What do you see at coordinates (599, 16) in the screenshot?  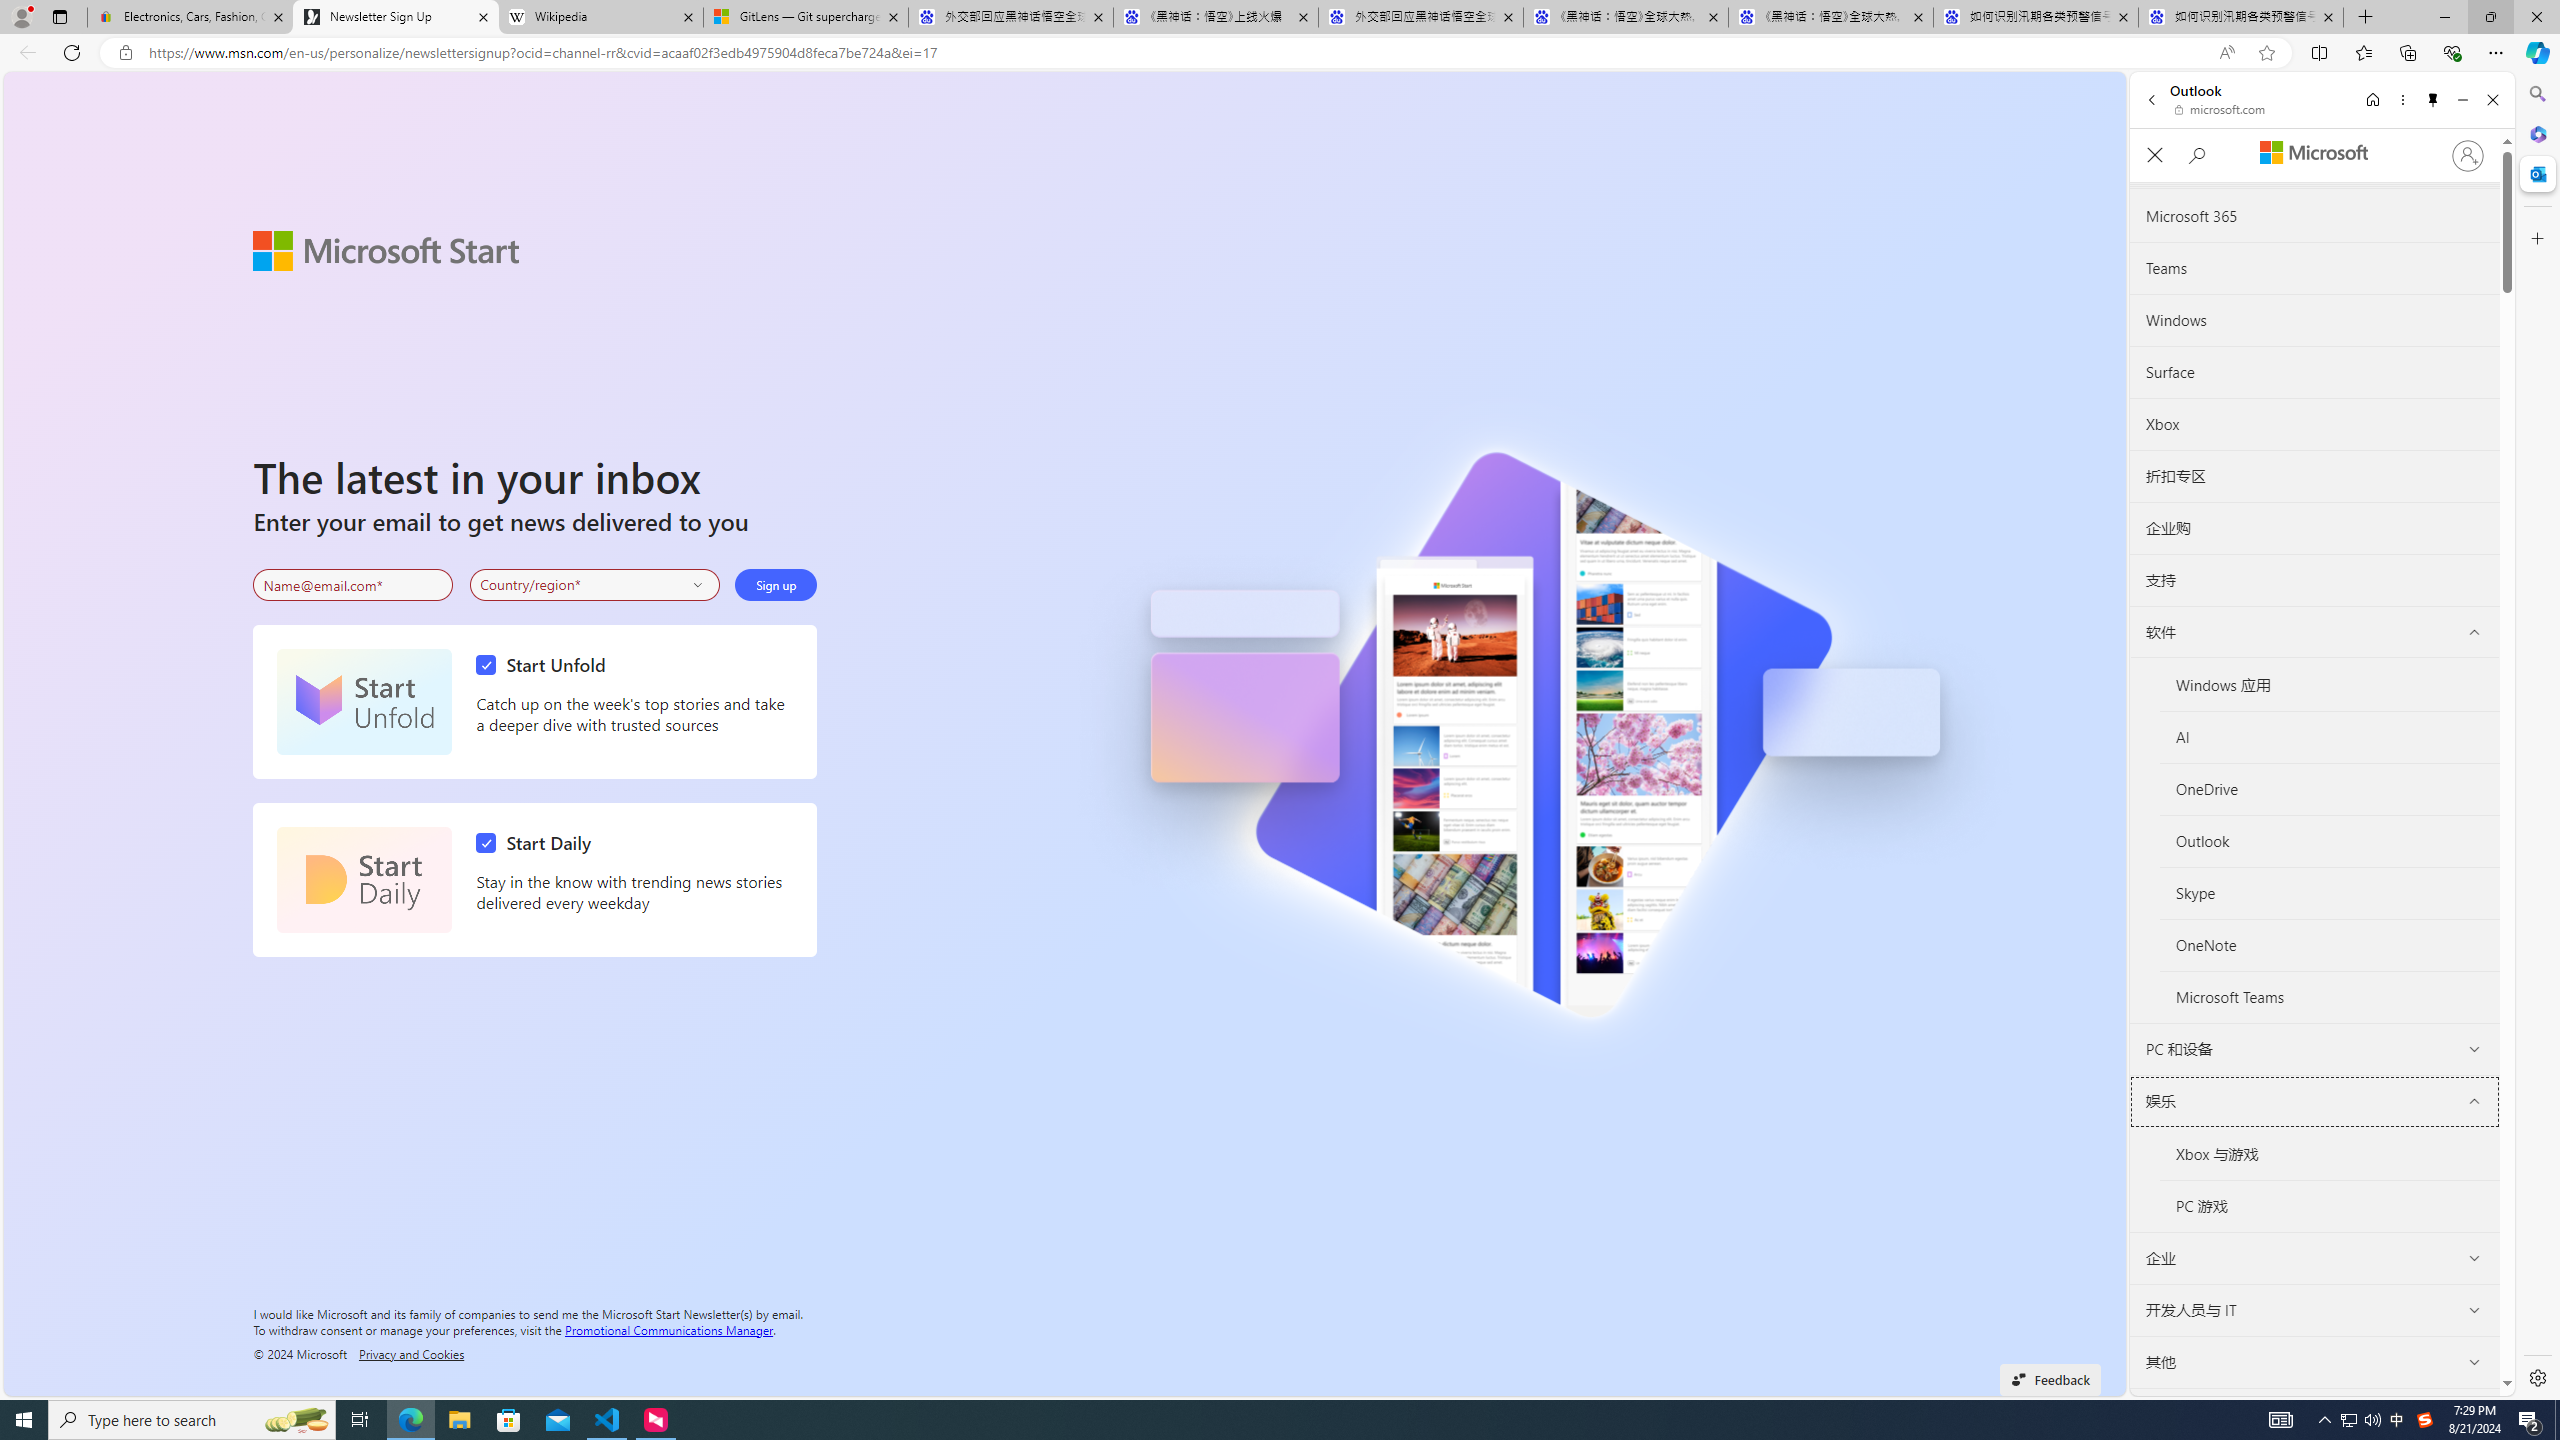 I see `'Wikipedia'` at bounding box center [599, 16].